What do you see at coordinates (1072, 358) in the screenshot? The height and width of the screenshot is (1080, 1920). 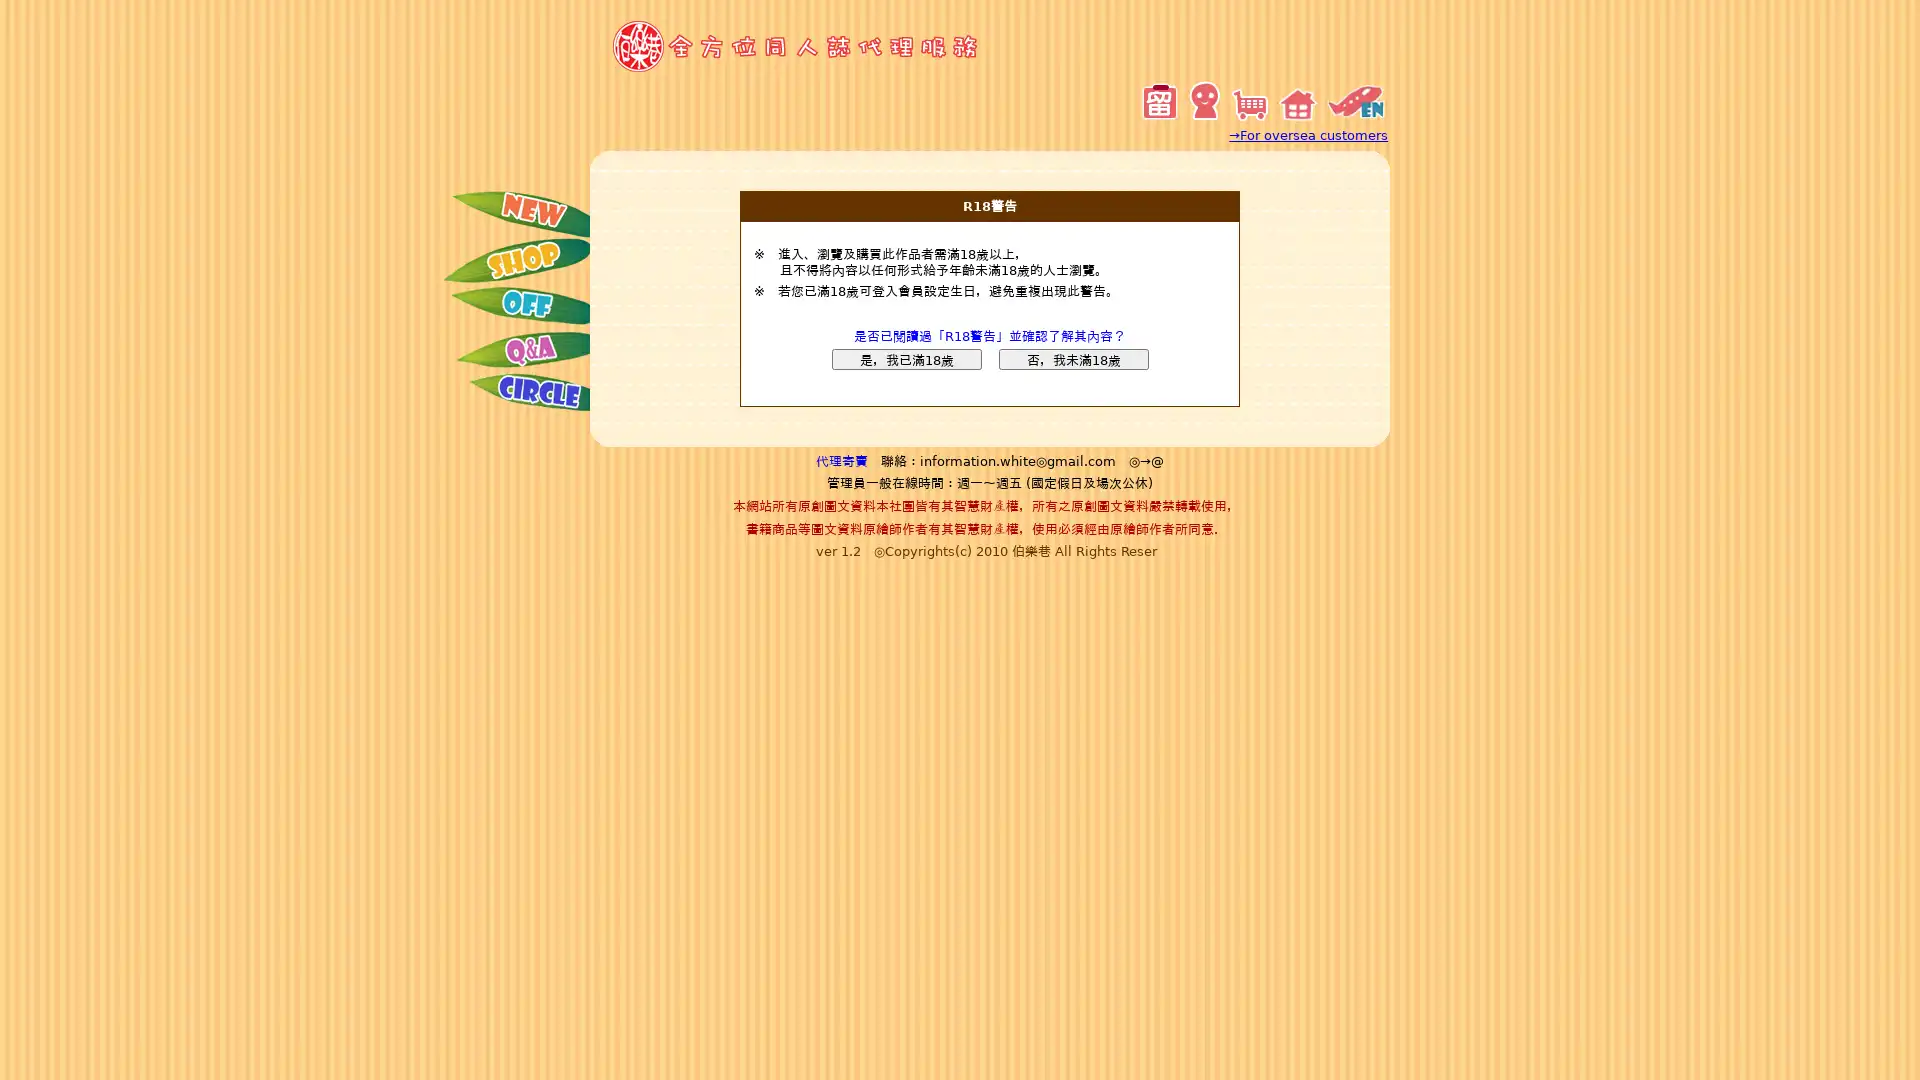 I see `,18` at bounding box center [1072, 358].